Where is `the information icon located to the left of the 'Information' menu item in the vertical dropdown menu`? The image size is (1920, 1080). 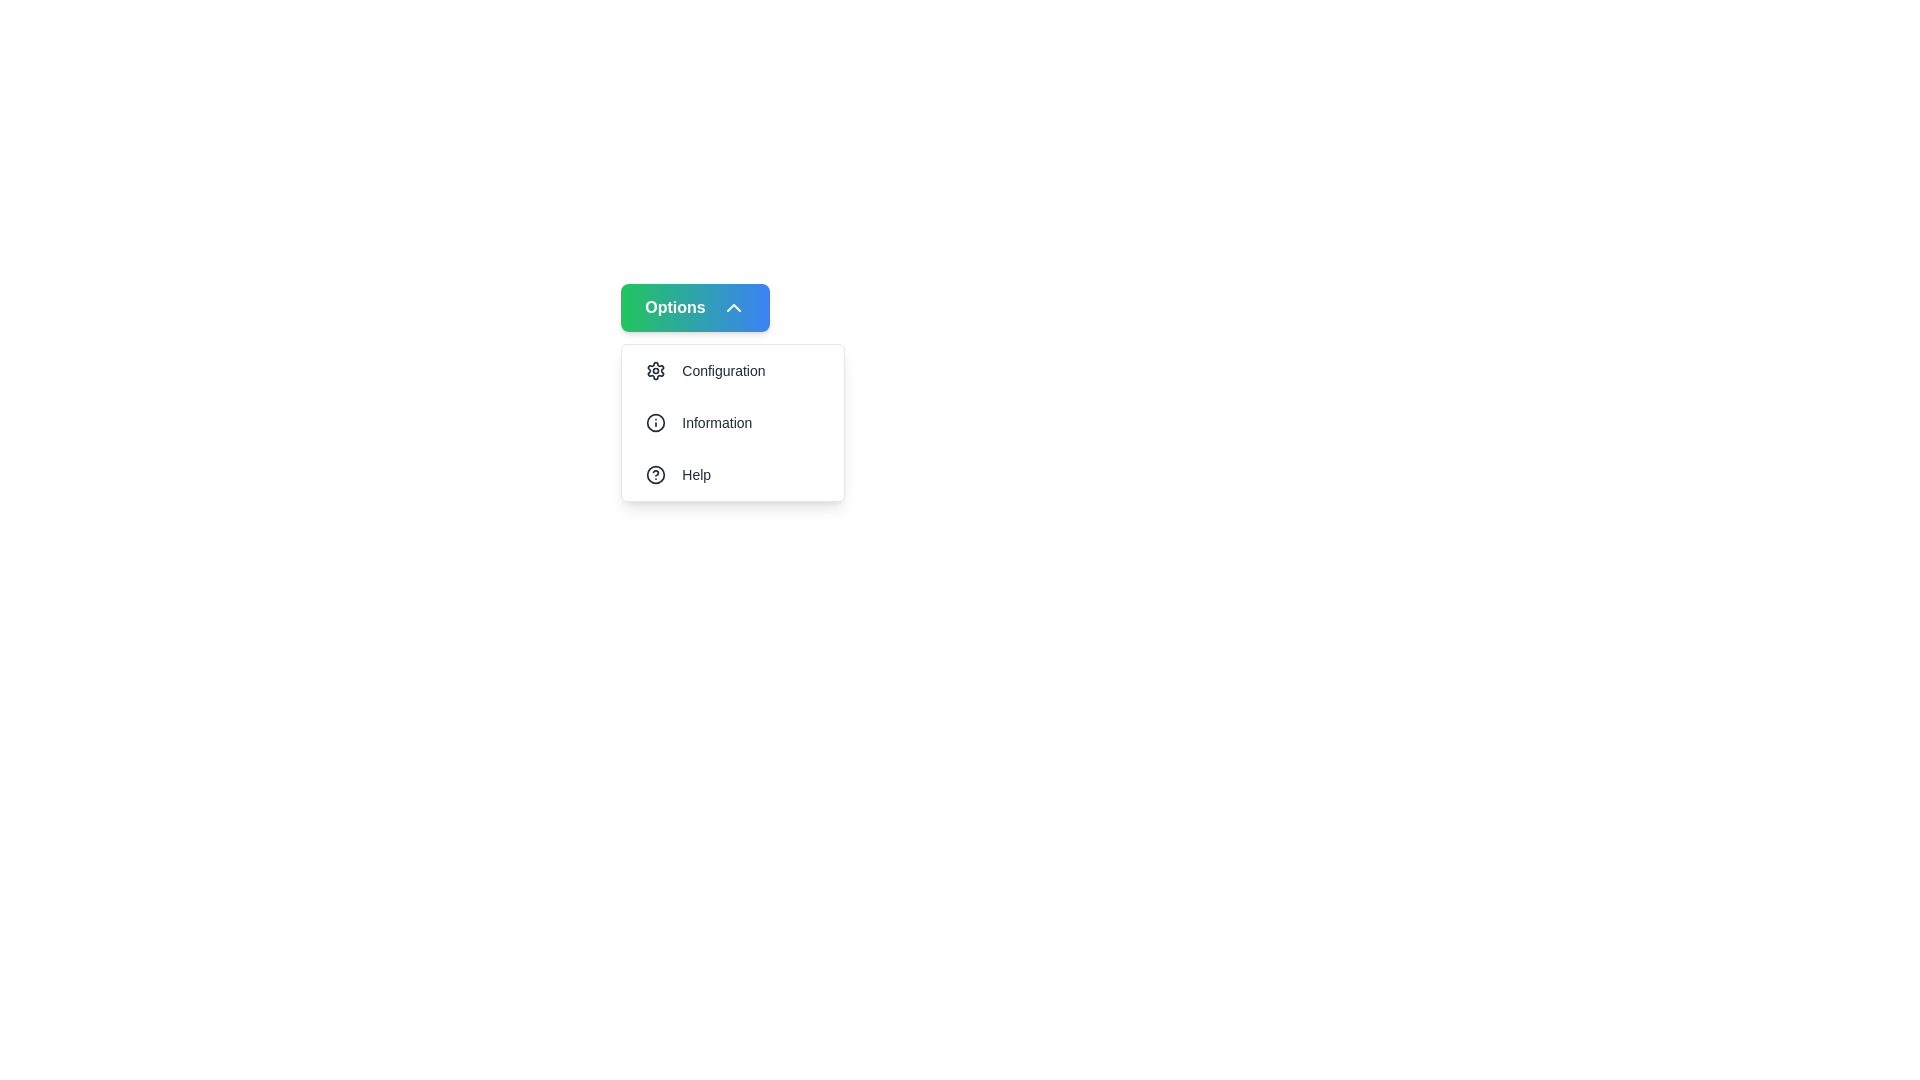
the information icon located to the left of the 'Information' menu item in the vertical dropdown menu is located at coordinates (656, 422).